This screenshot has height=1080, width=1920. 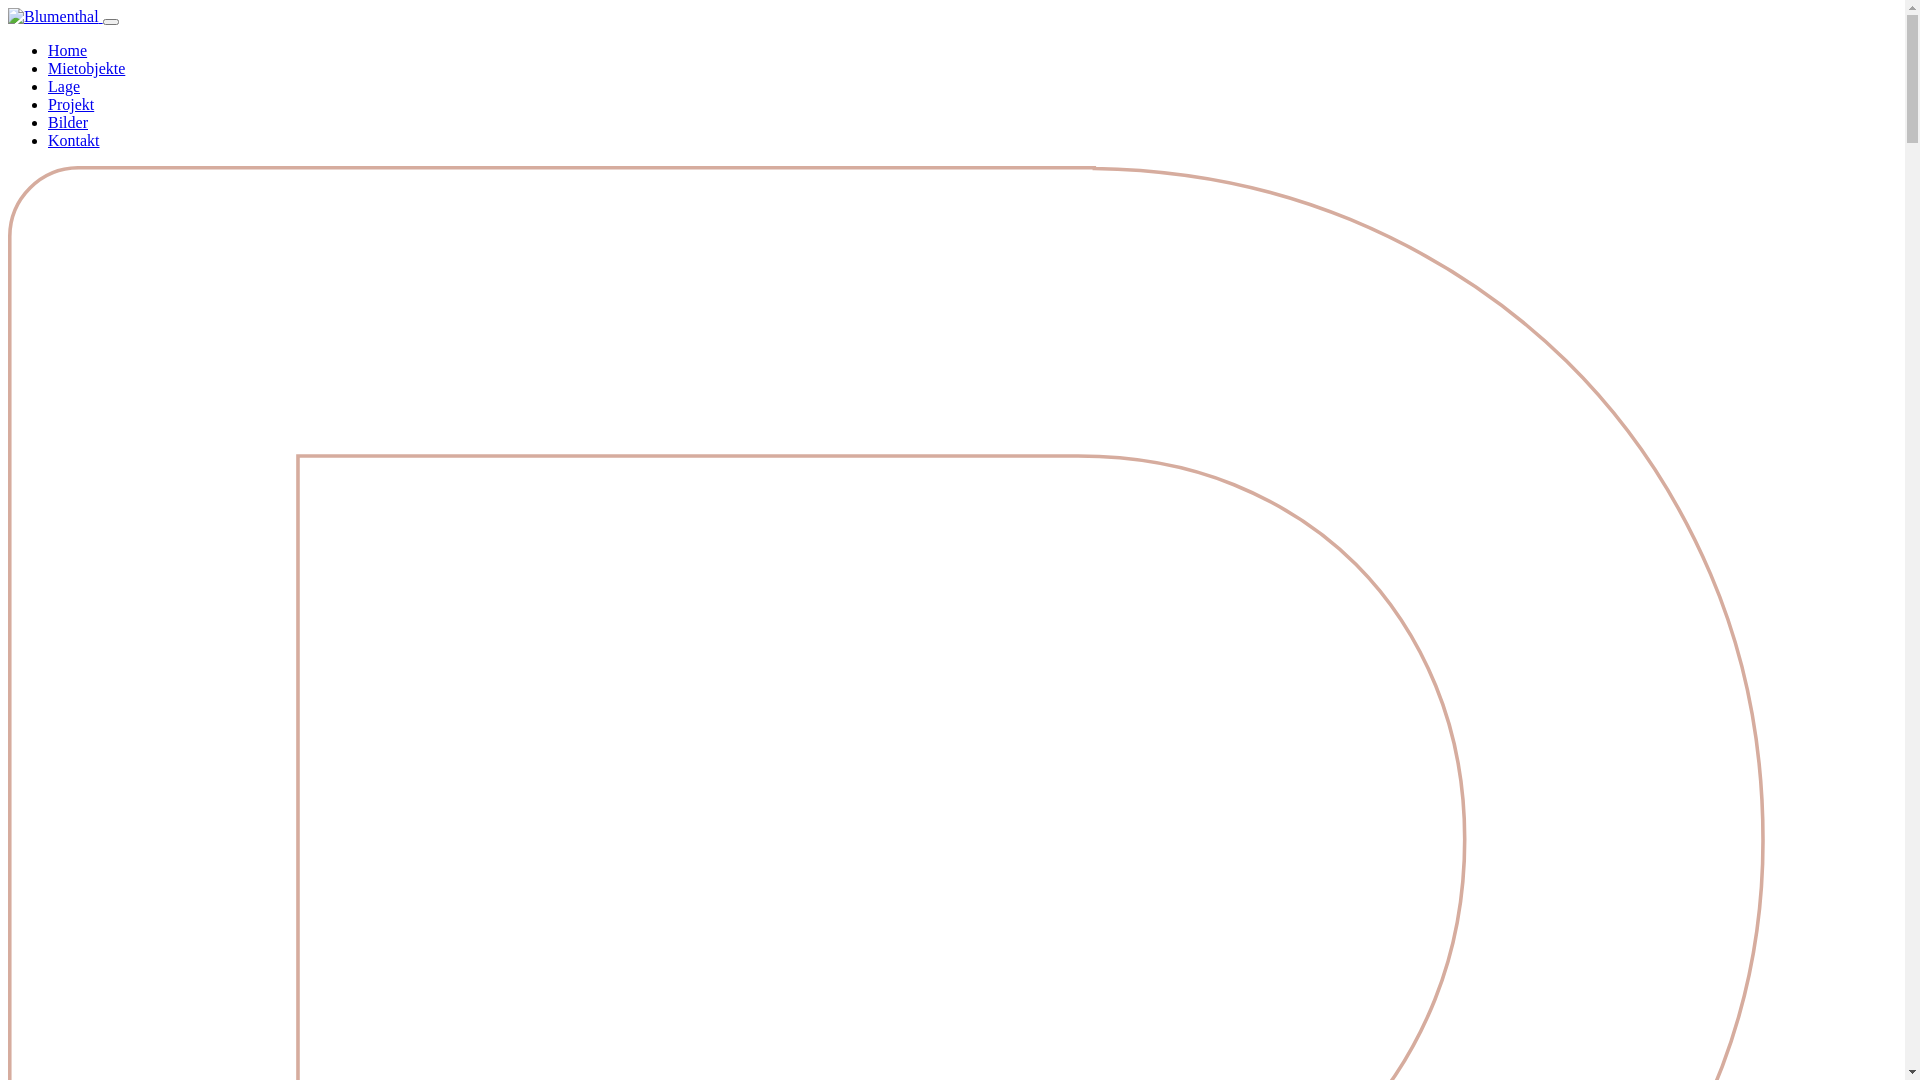 I want to click on 'Kontakt', so click(x=48, y=139).